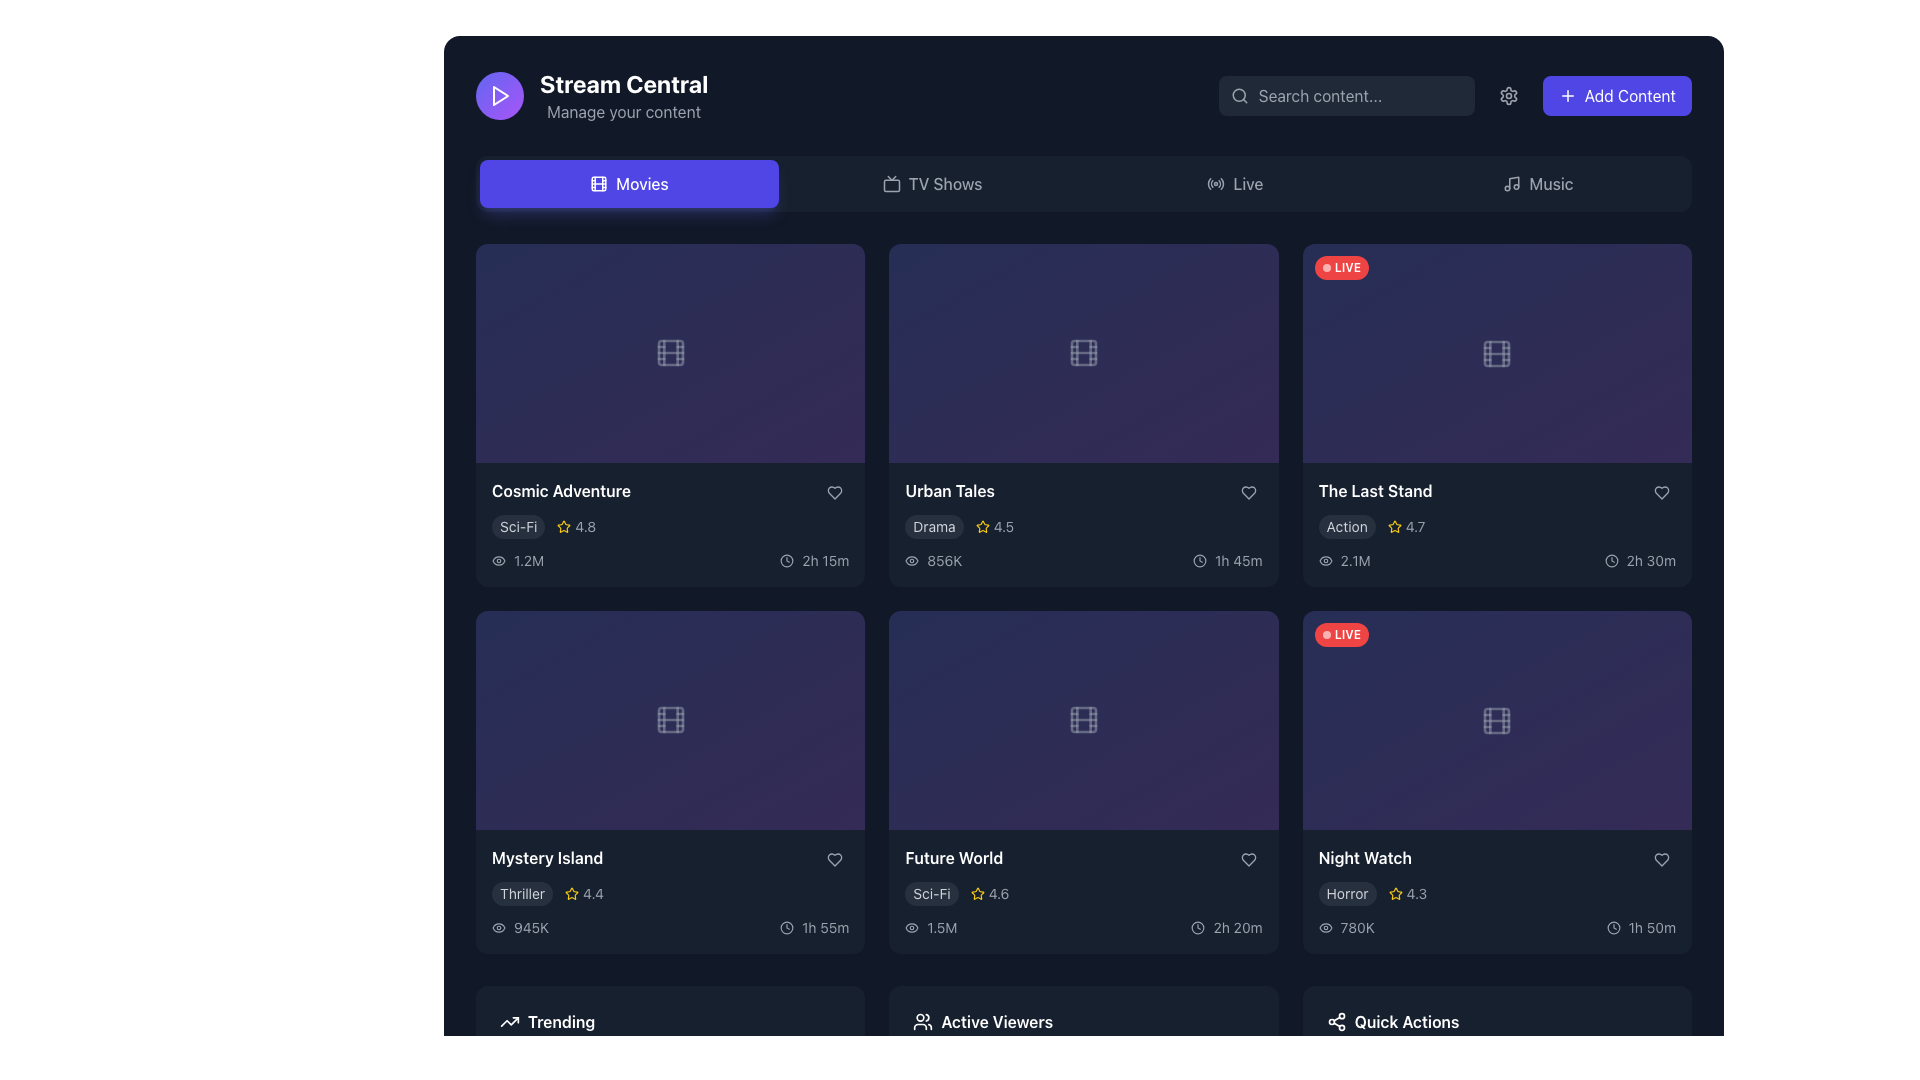 The height and width of the screenshot is (1080, 1920). Describe the element at coordinates (1226, 927) in the screenshot. I see `the text label displaying '2h 20m' with a clock icon in gray font, located in the 'Future World' section of the bottom-right corner of the card layout` at that location.